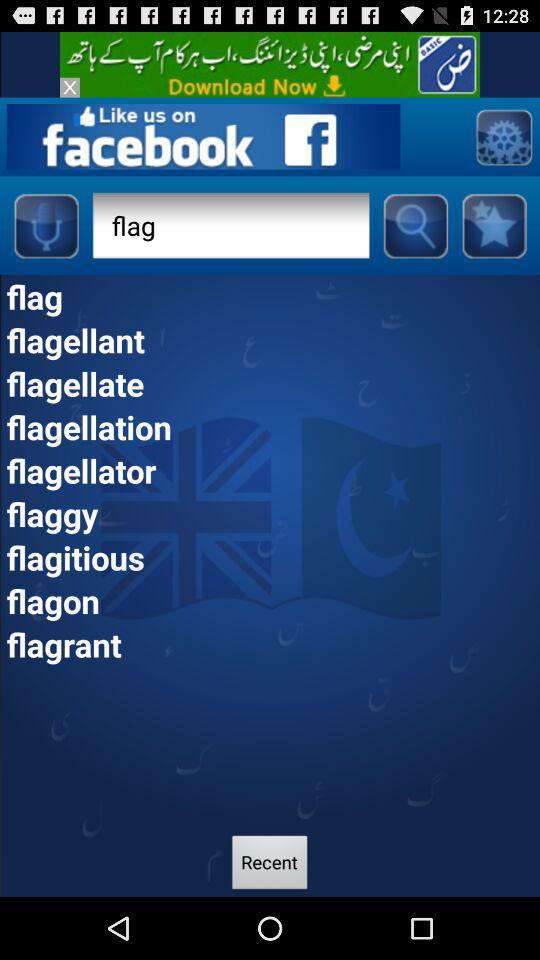  I want to click on like on facebook, so click(202, 135).